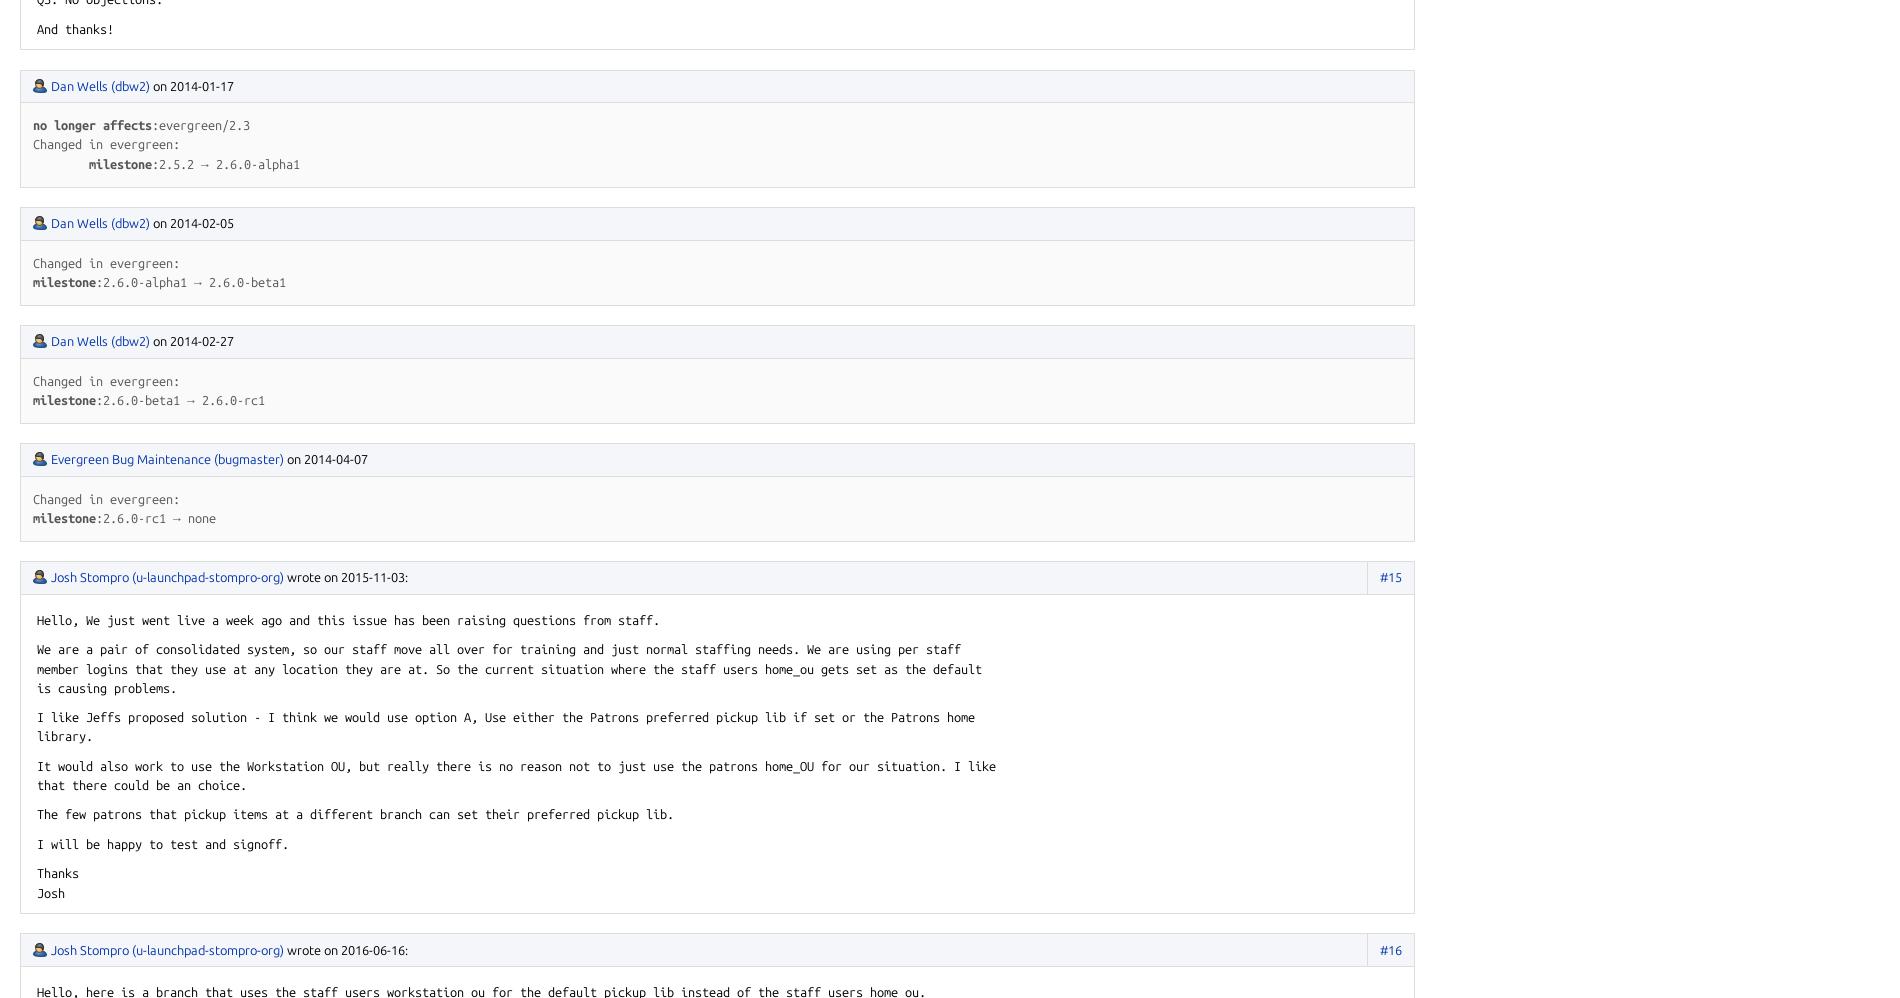  I want to click on 'on 2016-06-16', so click(363, 948).